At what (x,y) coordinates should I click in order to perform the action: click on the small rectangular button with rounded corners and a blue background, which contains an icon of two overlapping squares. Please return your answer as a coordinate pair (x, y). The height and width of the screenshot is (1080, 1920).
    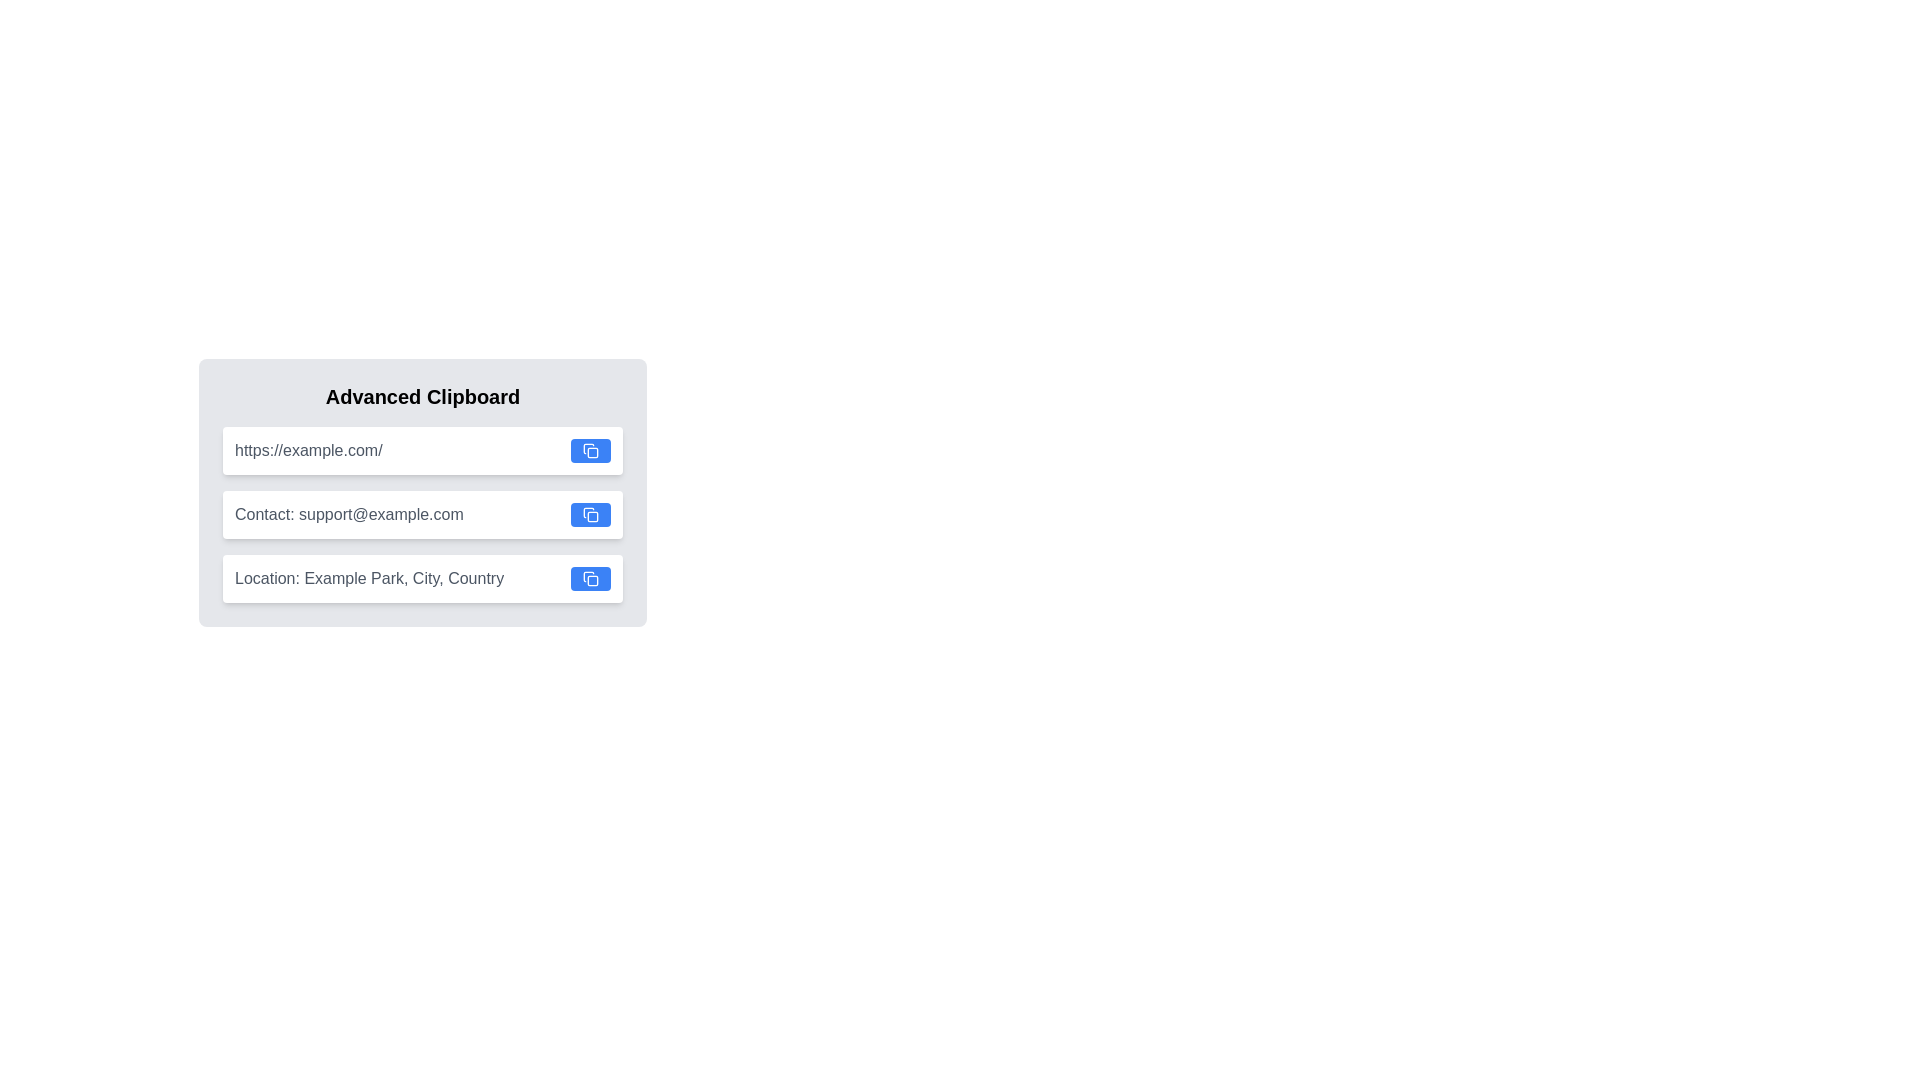
    Looking at the image, I should click on (589, 514).